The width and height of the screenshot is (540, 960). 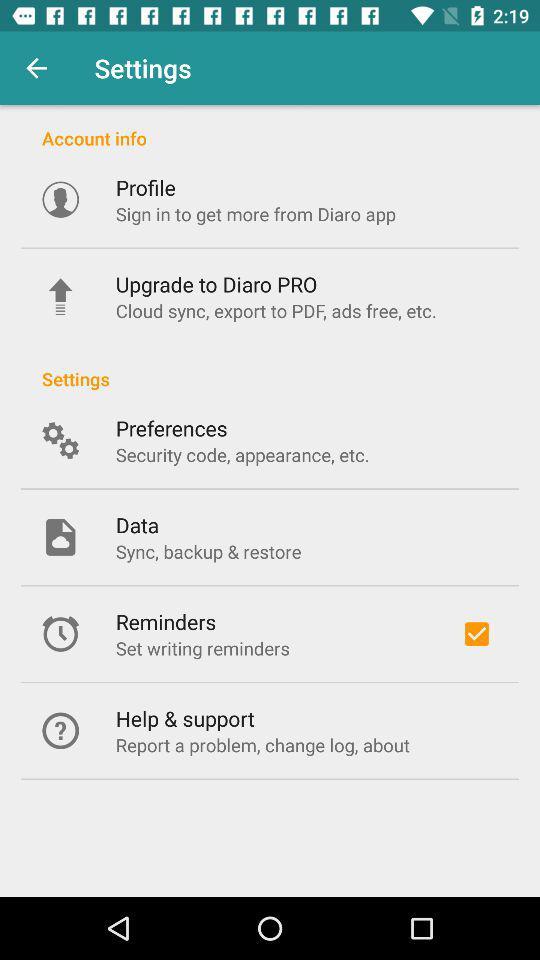 I want to click on the icon below the settings icon, so click(x=171, y=428).